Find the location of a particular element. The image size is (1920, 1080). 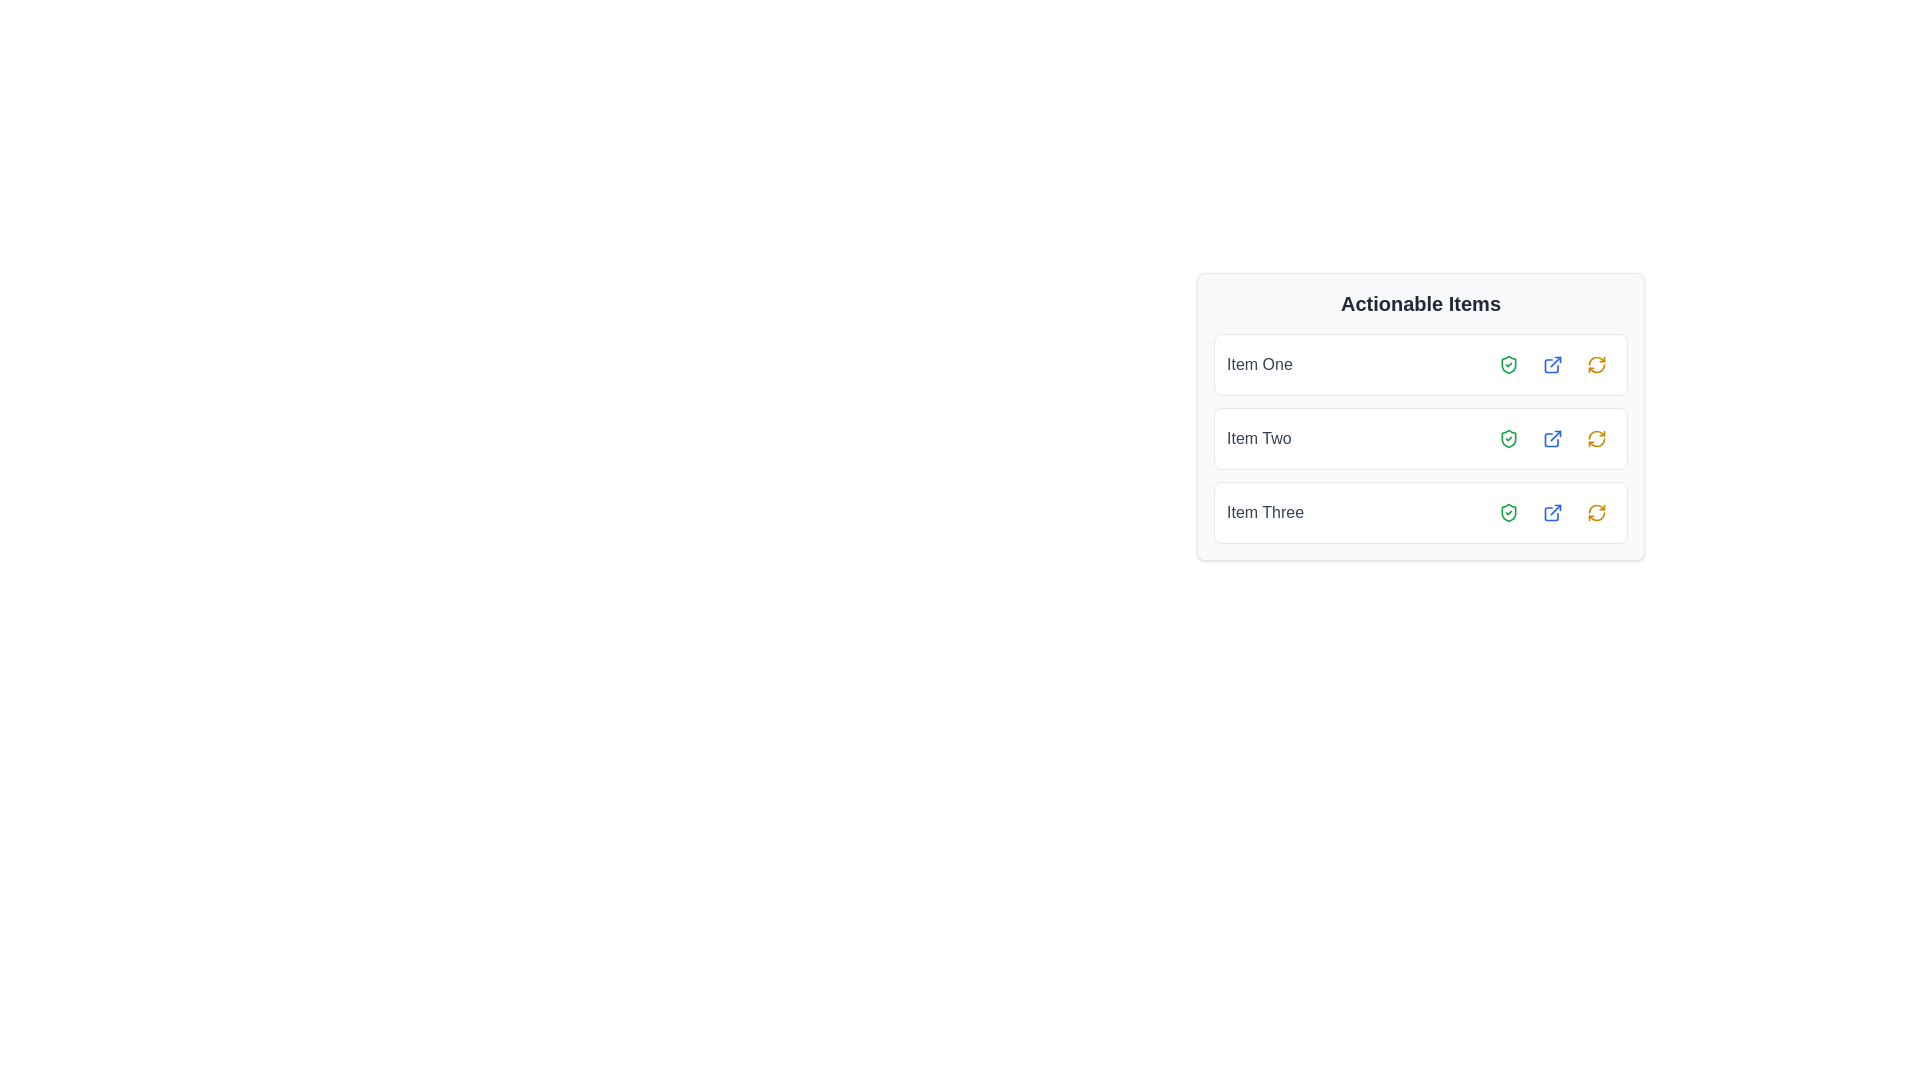

the refresh button, which is a circular arrow icon in golden yellow color, located in the last row of the 'Actionable Items' list under 'Item Three' is located at coordinates (1596, 512).